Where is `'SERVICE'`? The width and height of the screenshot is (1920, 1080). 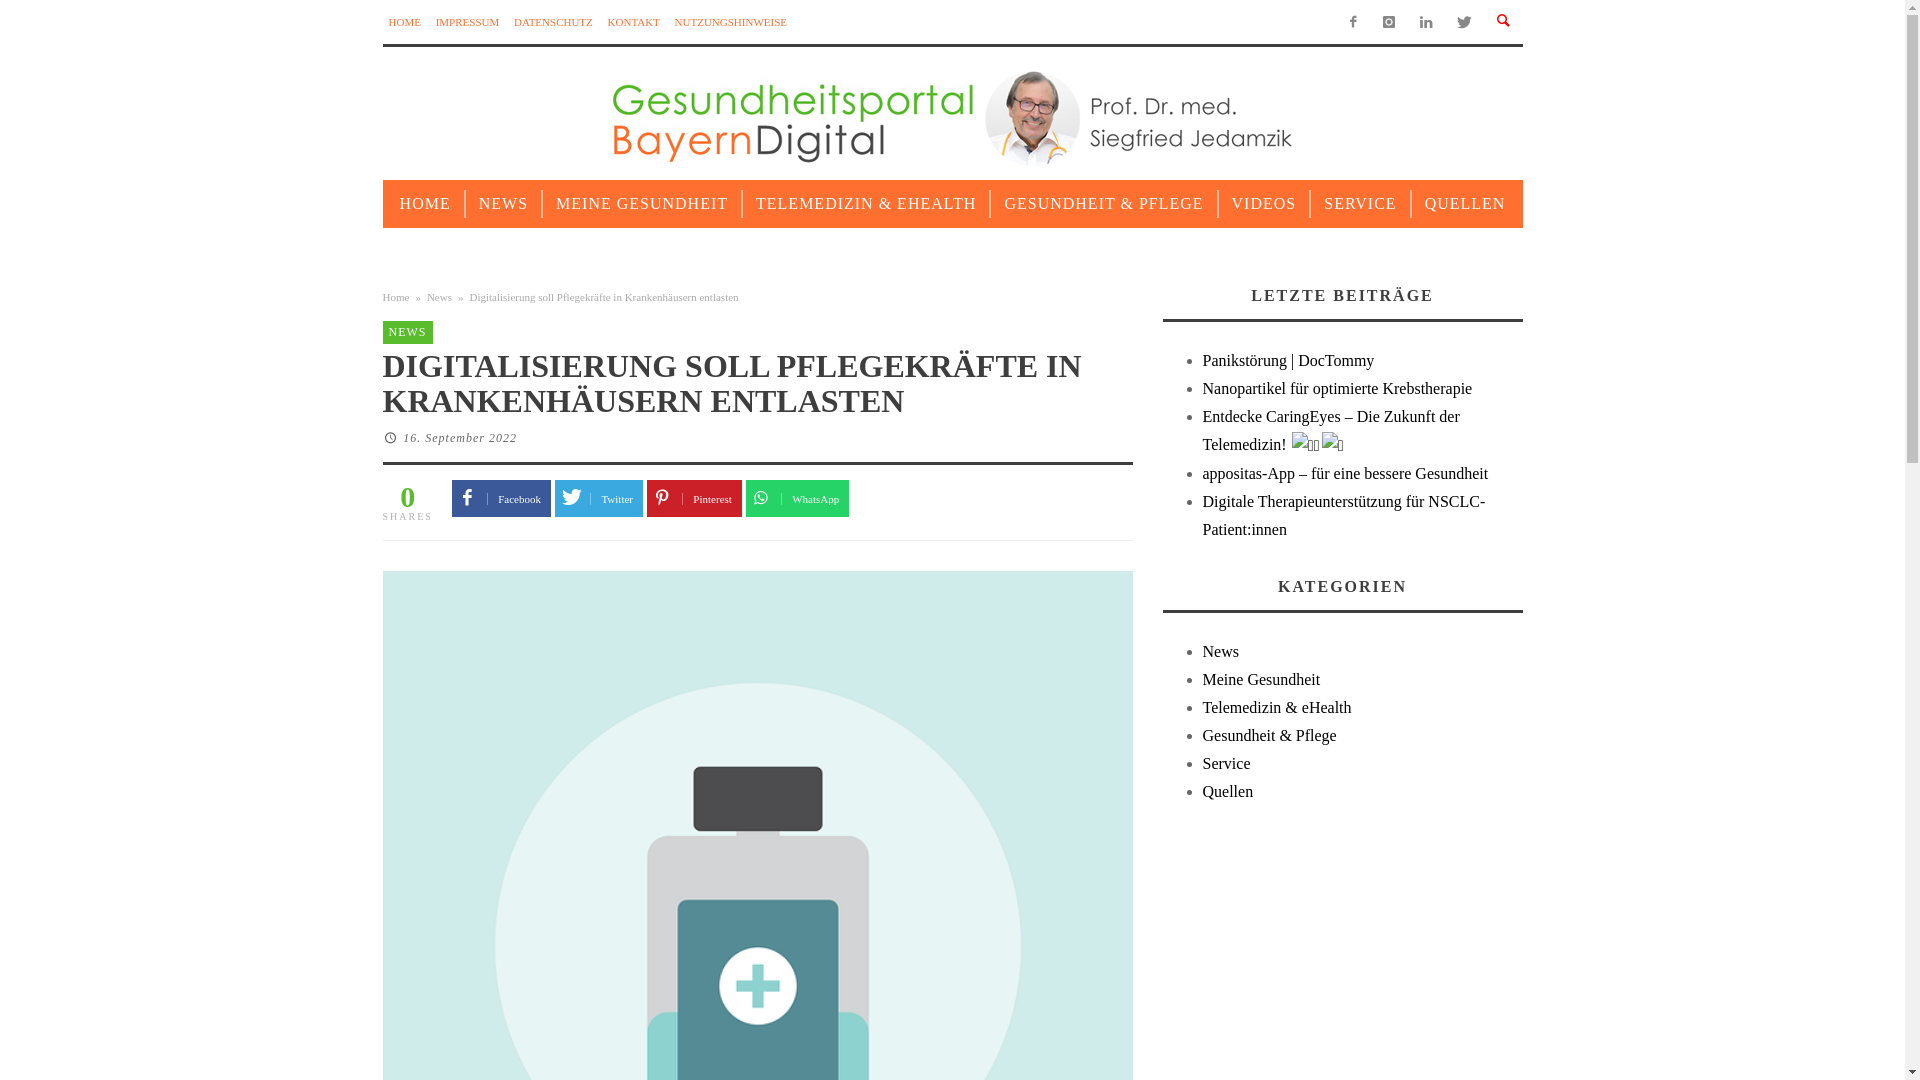 'SERVICE' is located at coordinates (1311, 204).